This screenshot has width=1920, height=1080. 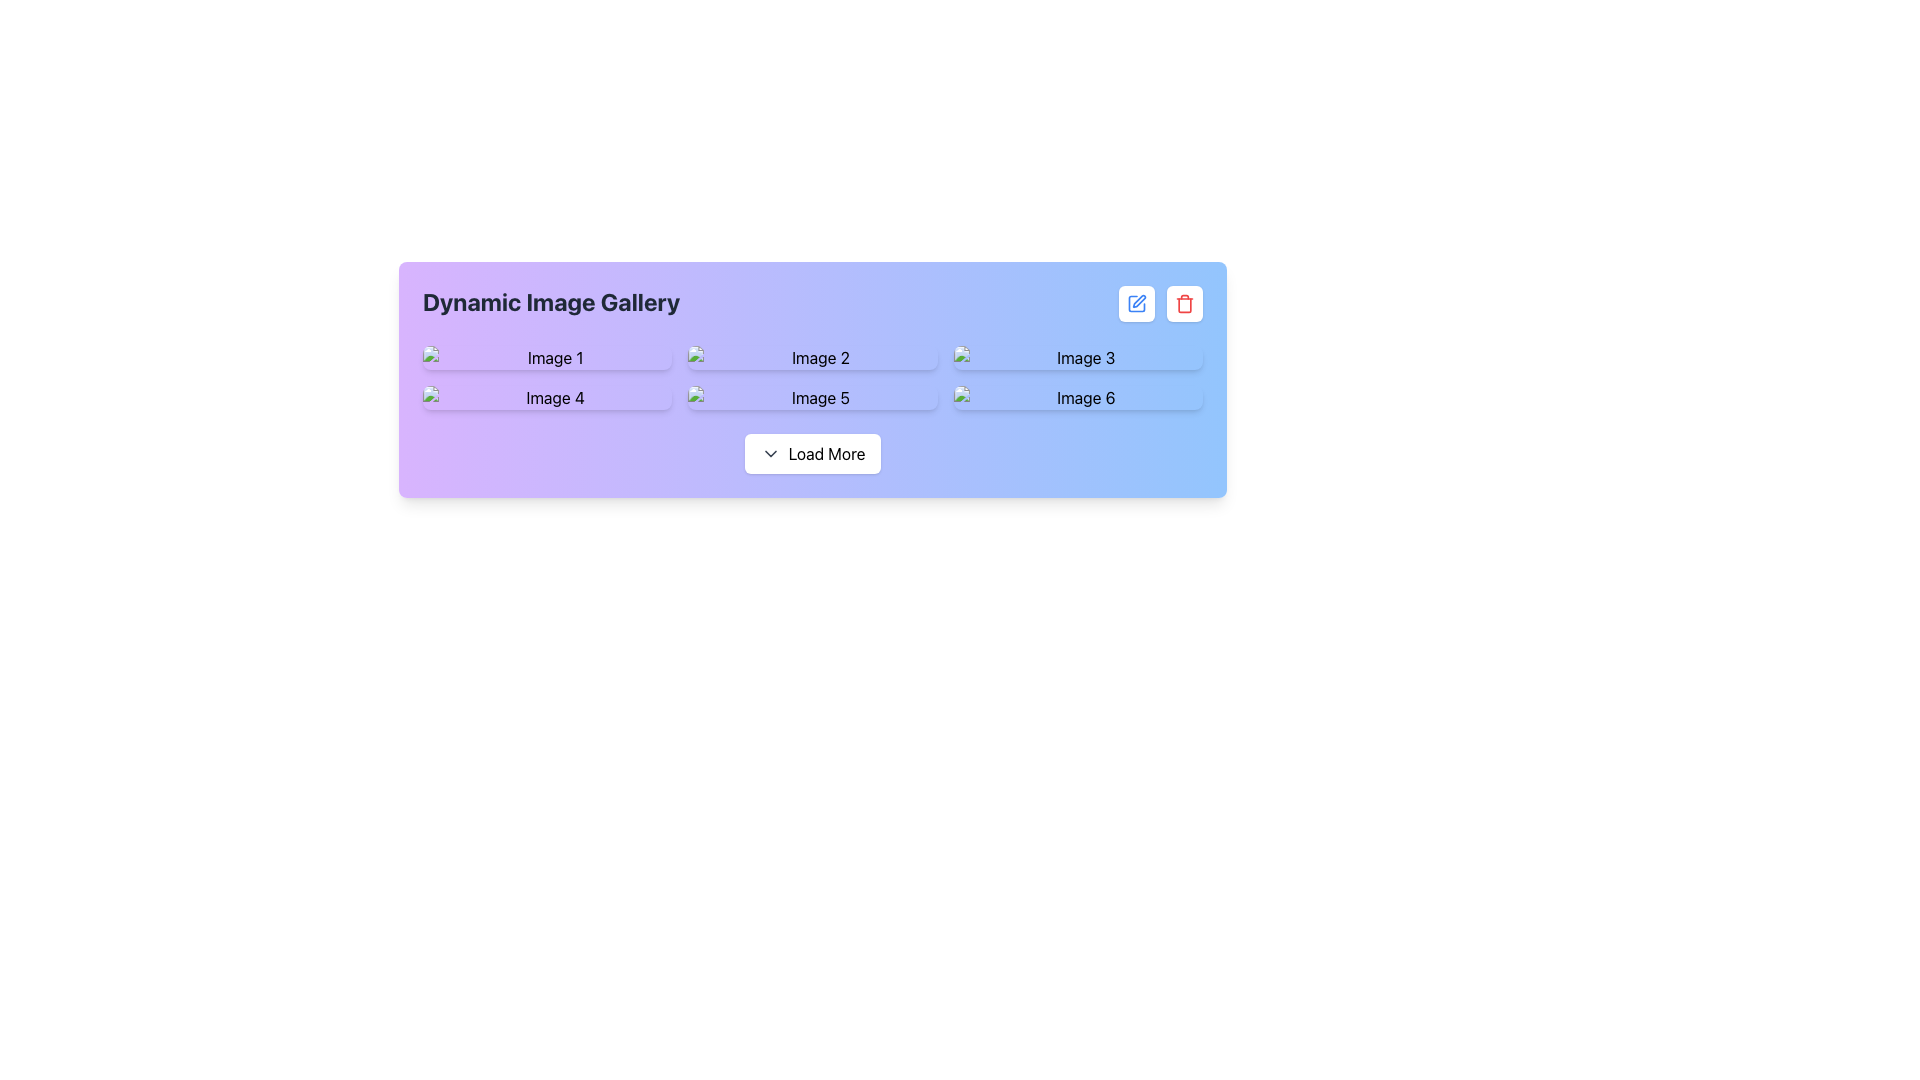 What do you see at coordinates (547, 357) in the screenshot?
I see `the first image component in the gallery, located in the top-left corner of the grid layout` at bounding box center [547, 357].